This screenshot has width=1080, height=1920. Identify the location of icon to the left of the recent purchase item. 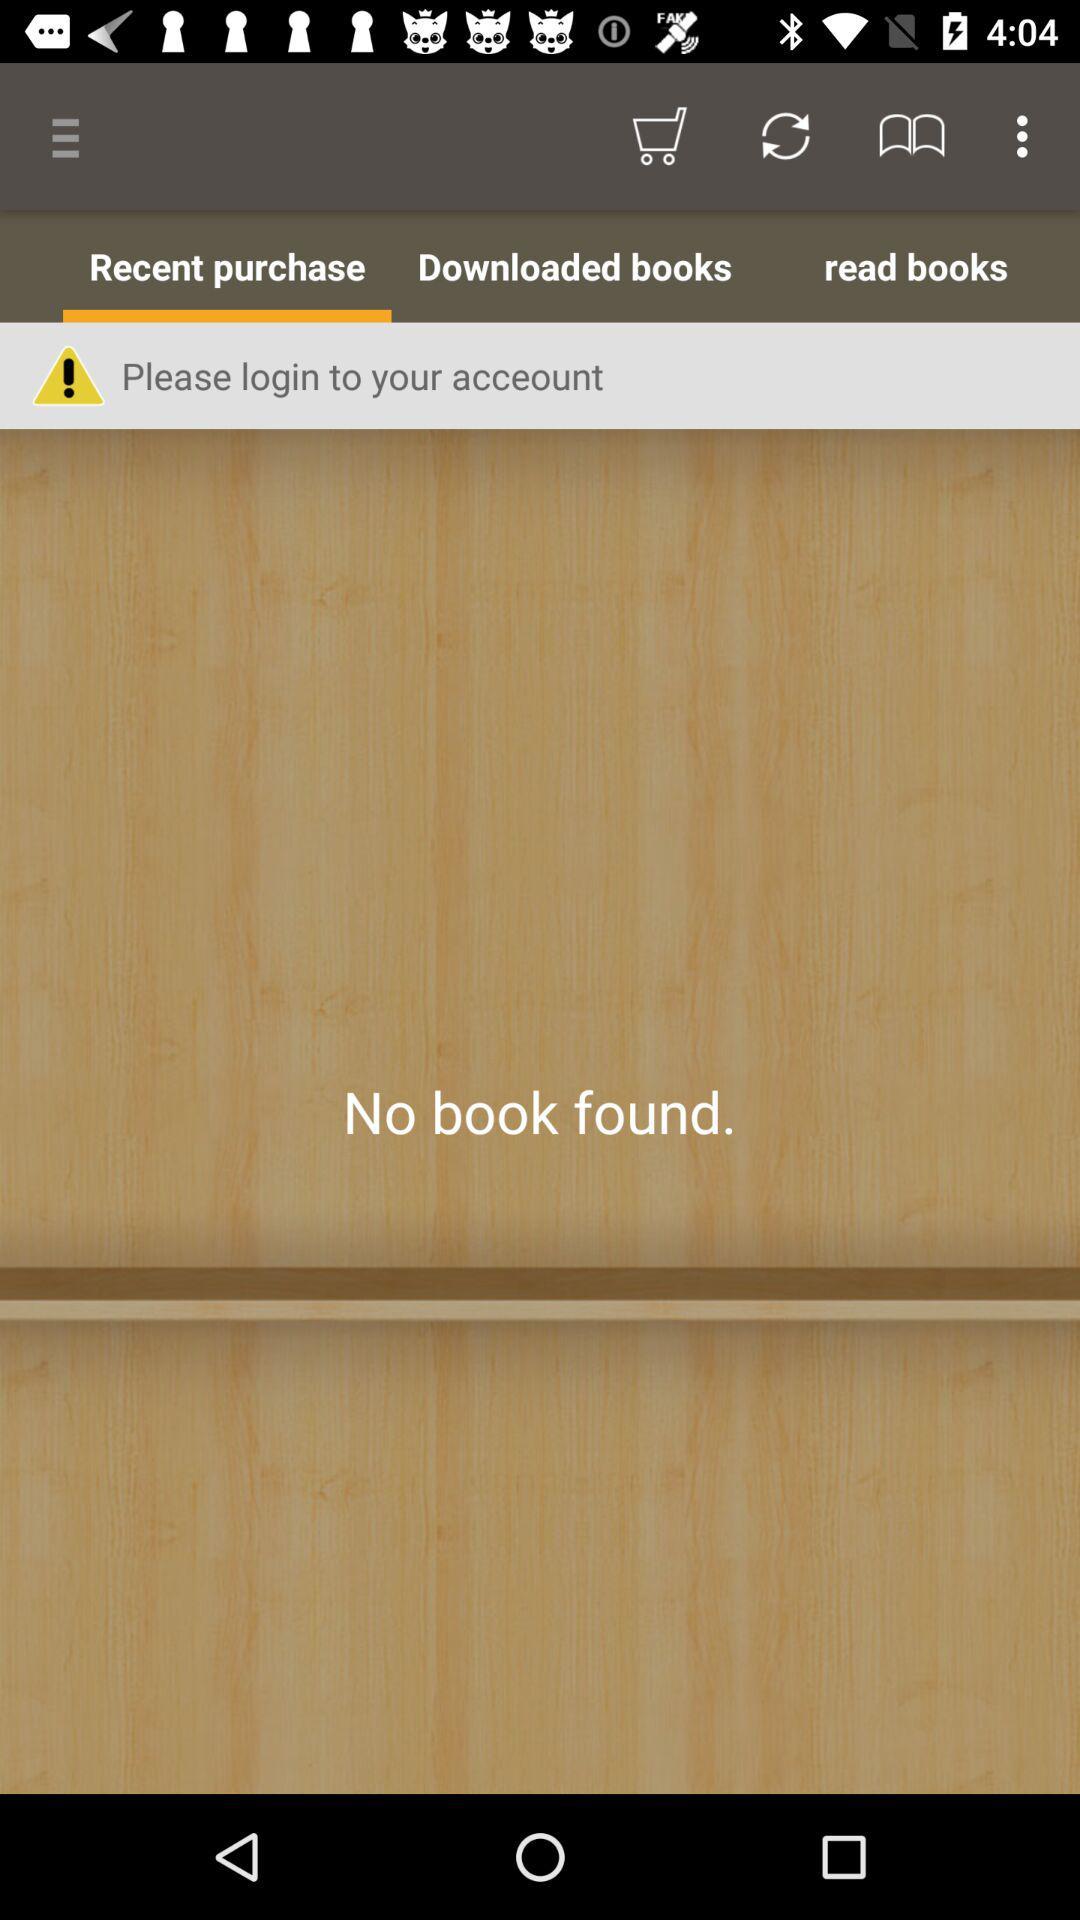
(31, 265).